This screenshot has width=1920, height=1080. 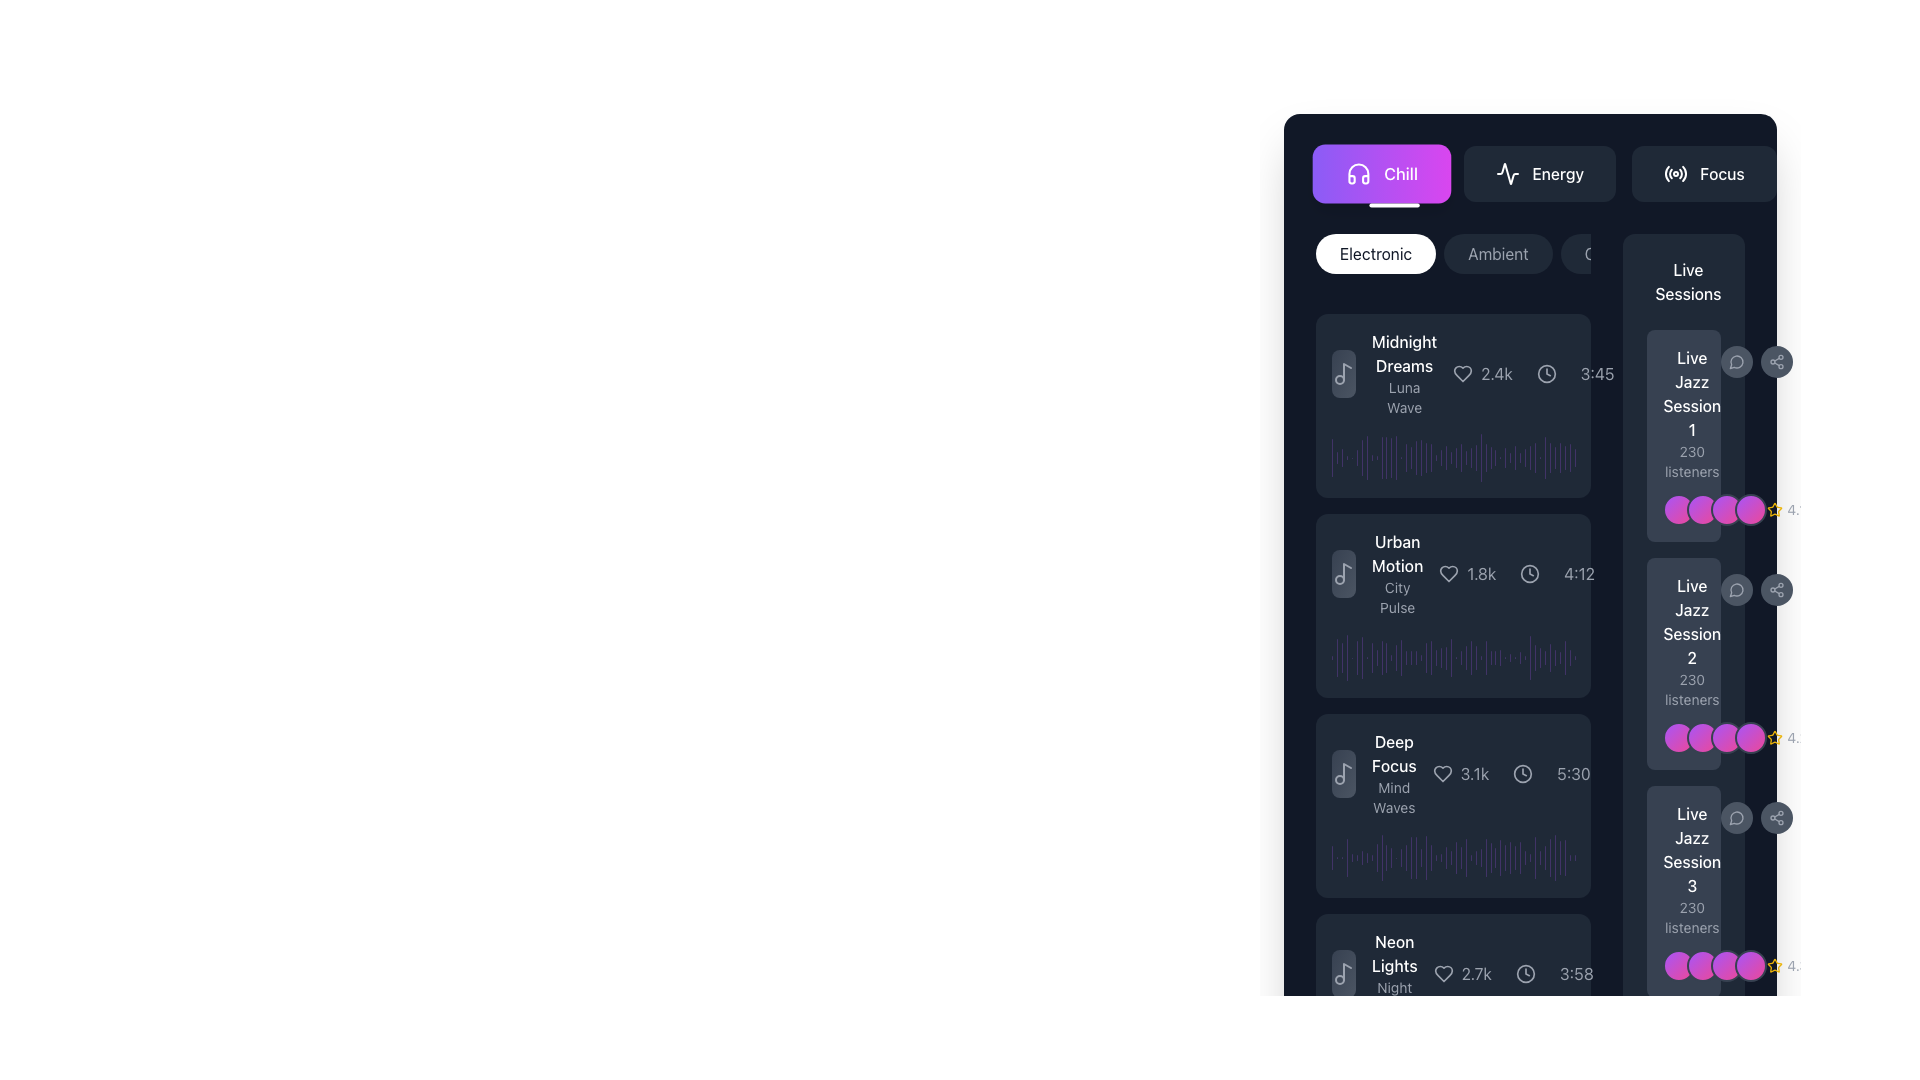 What do you see at coordinates (1453, 856) in the screenshot?
I see `the Audio waveform visual, which consists of a waveform graphic with purple peaks and troughs on a dark background, located in the 'Deep Focus' section beneath 'Mind Waves' and above 'Neon Lights'` at bounding box center [1453, 856].